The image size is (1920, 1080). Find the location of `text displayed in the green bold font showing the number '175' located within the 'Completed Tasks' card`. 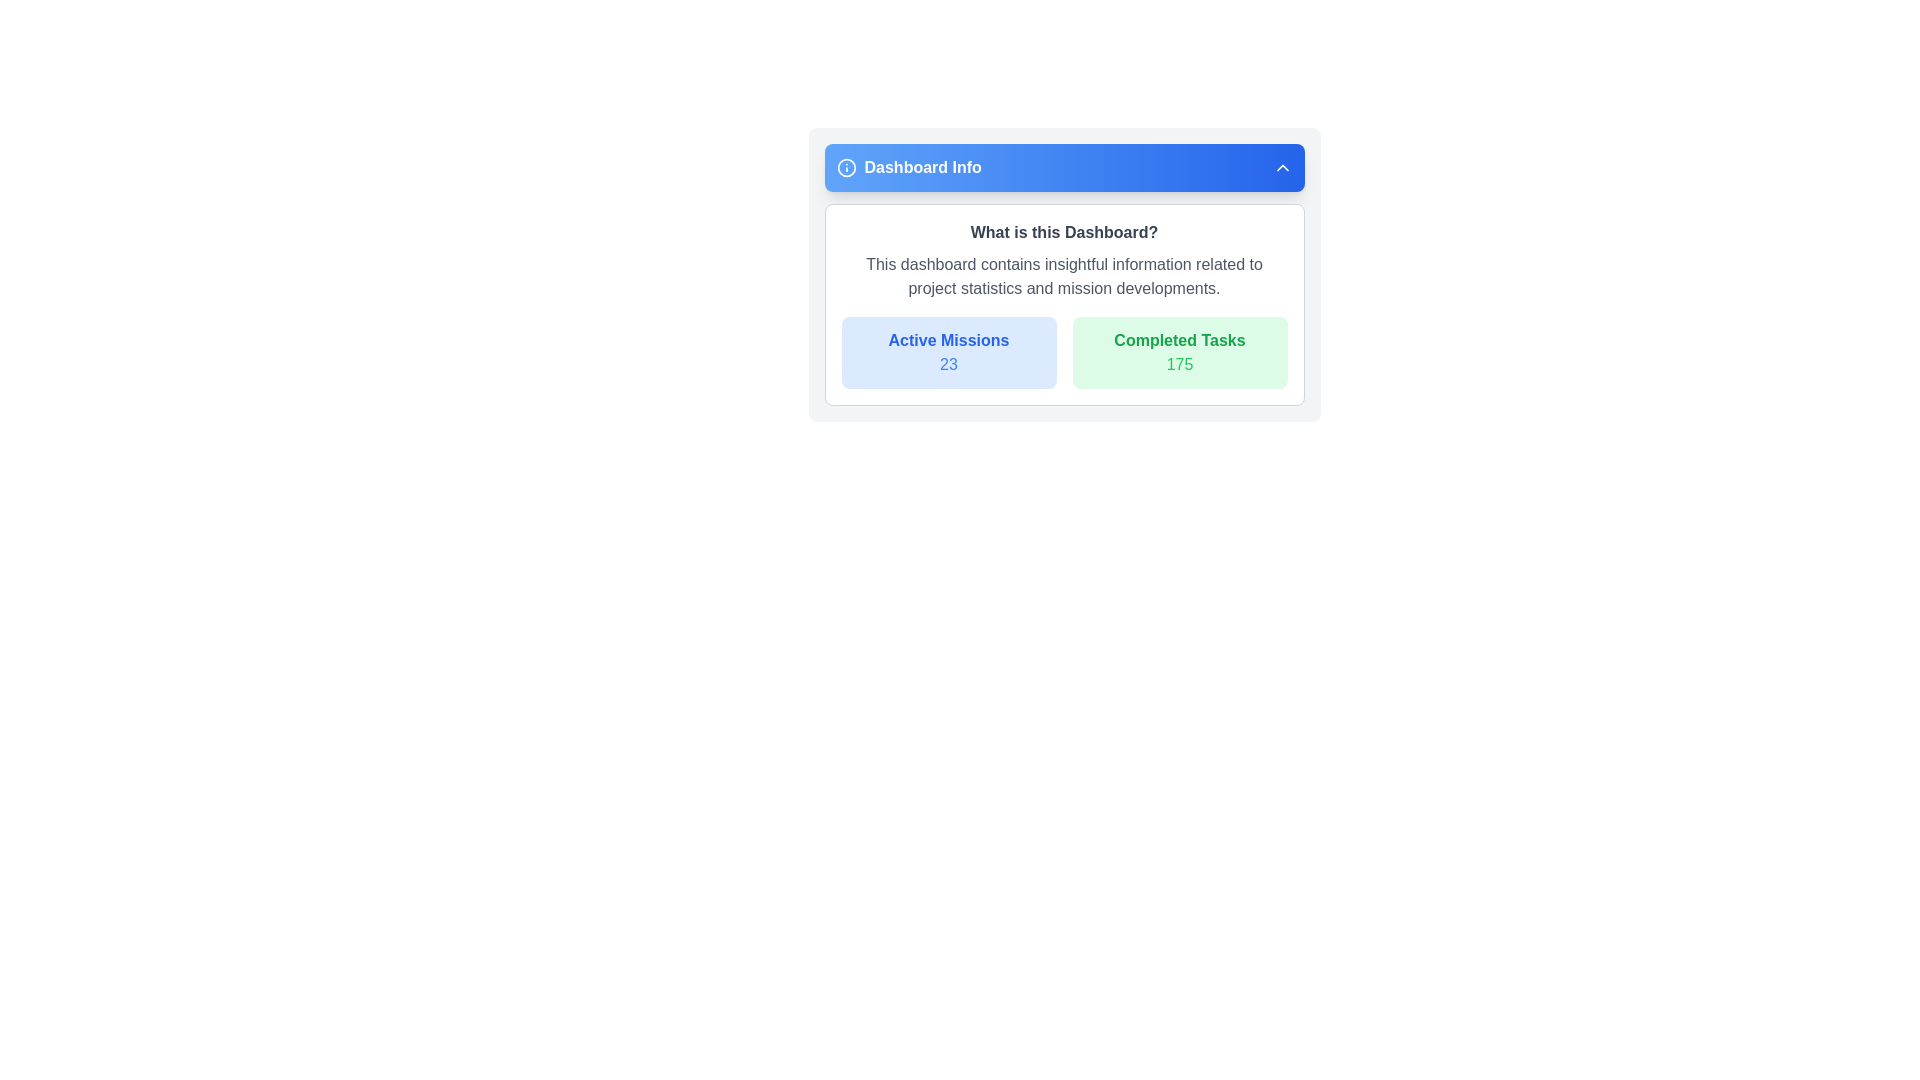

text displayed in the green bold font showing the number '175' located within the 'Completed Tasks' card is located at coordinates (1180, 365).